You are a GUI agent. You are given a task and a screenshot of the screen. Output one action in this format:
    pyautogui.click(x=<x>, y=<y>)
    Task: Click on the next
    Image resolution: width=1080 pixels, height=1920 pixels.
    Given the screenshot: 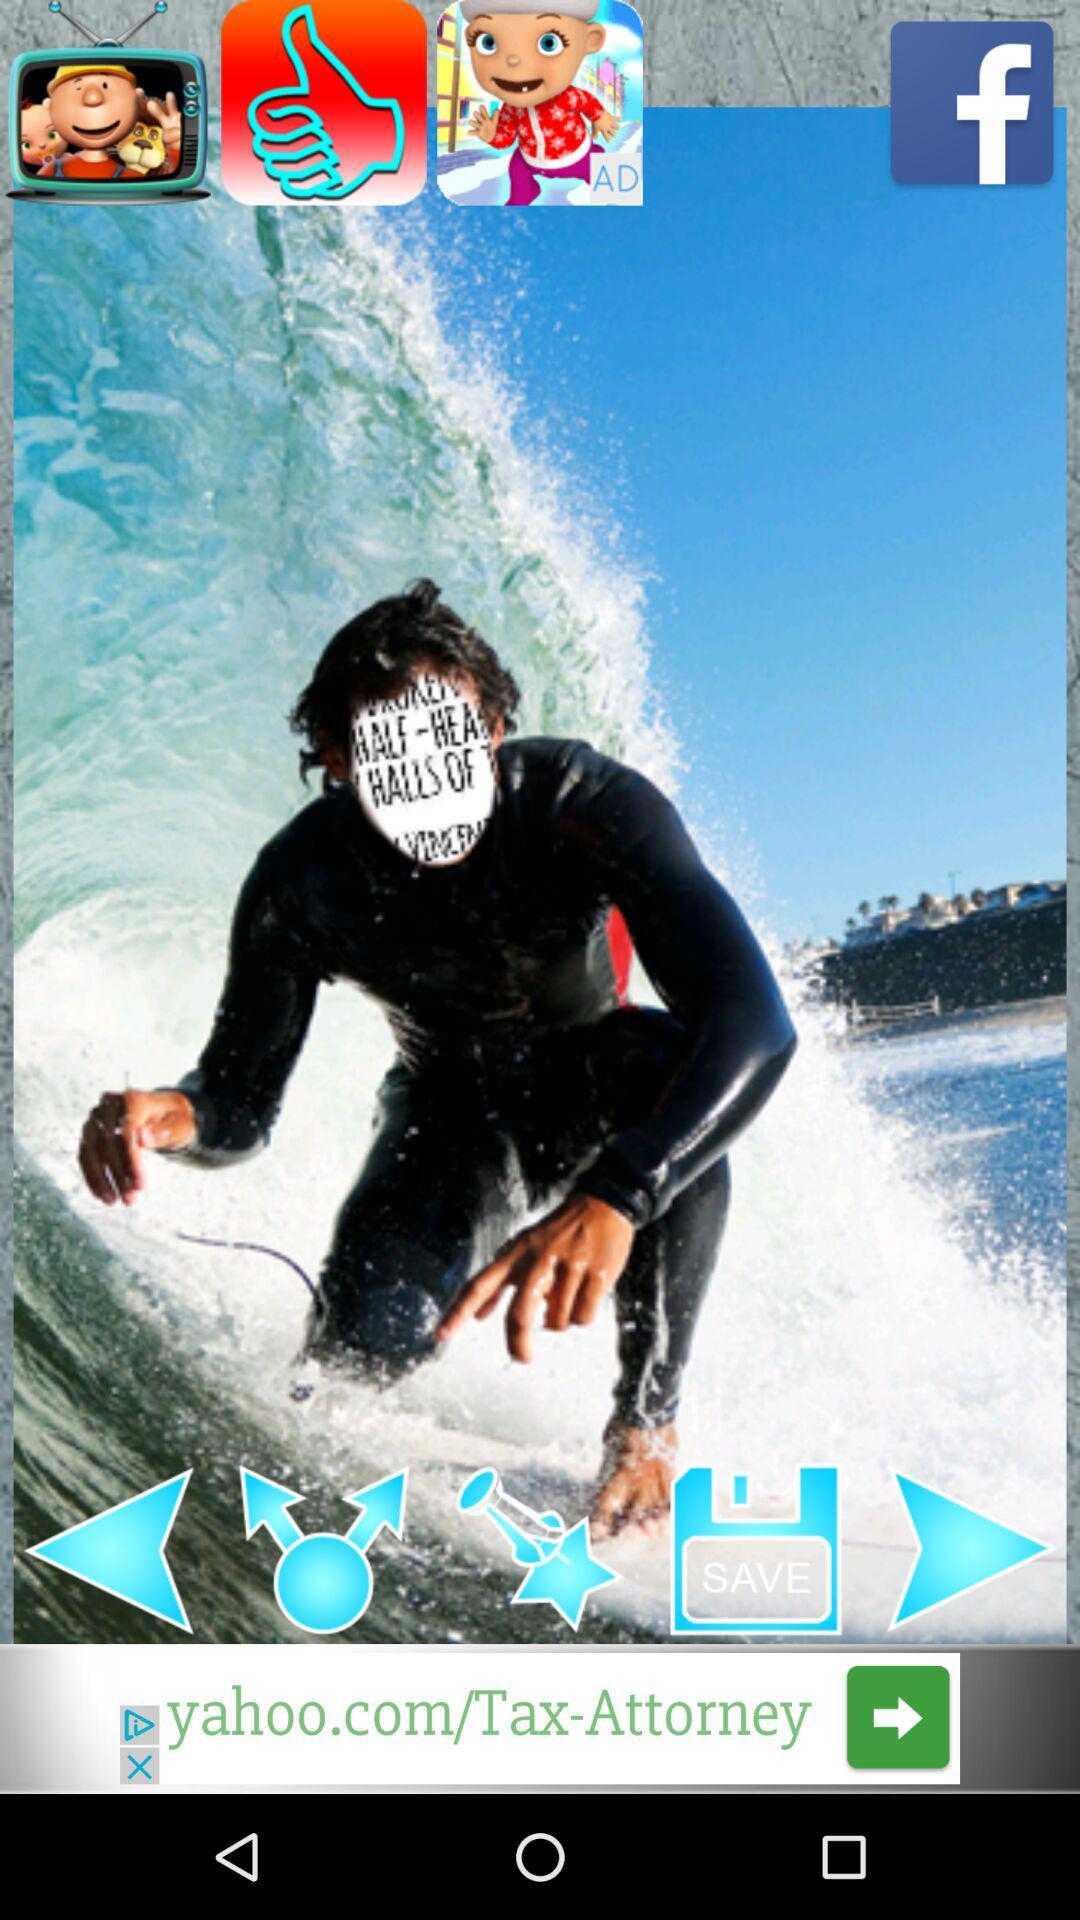 What is the action you would take?
    pyautogui.click(x=540, y=1717)
    